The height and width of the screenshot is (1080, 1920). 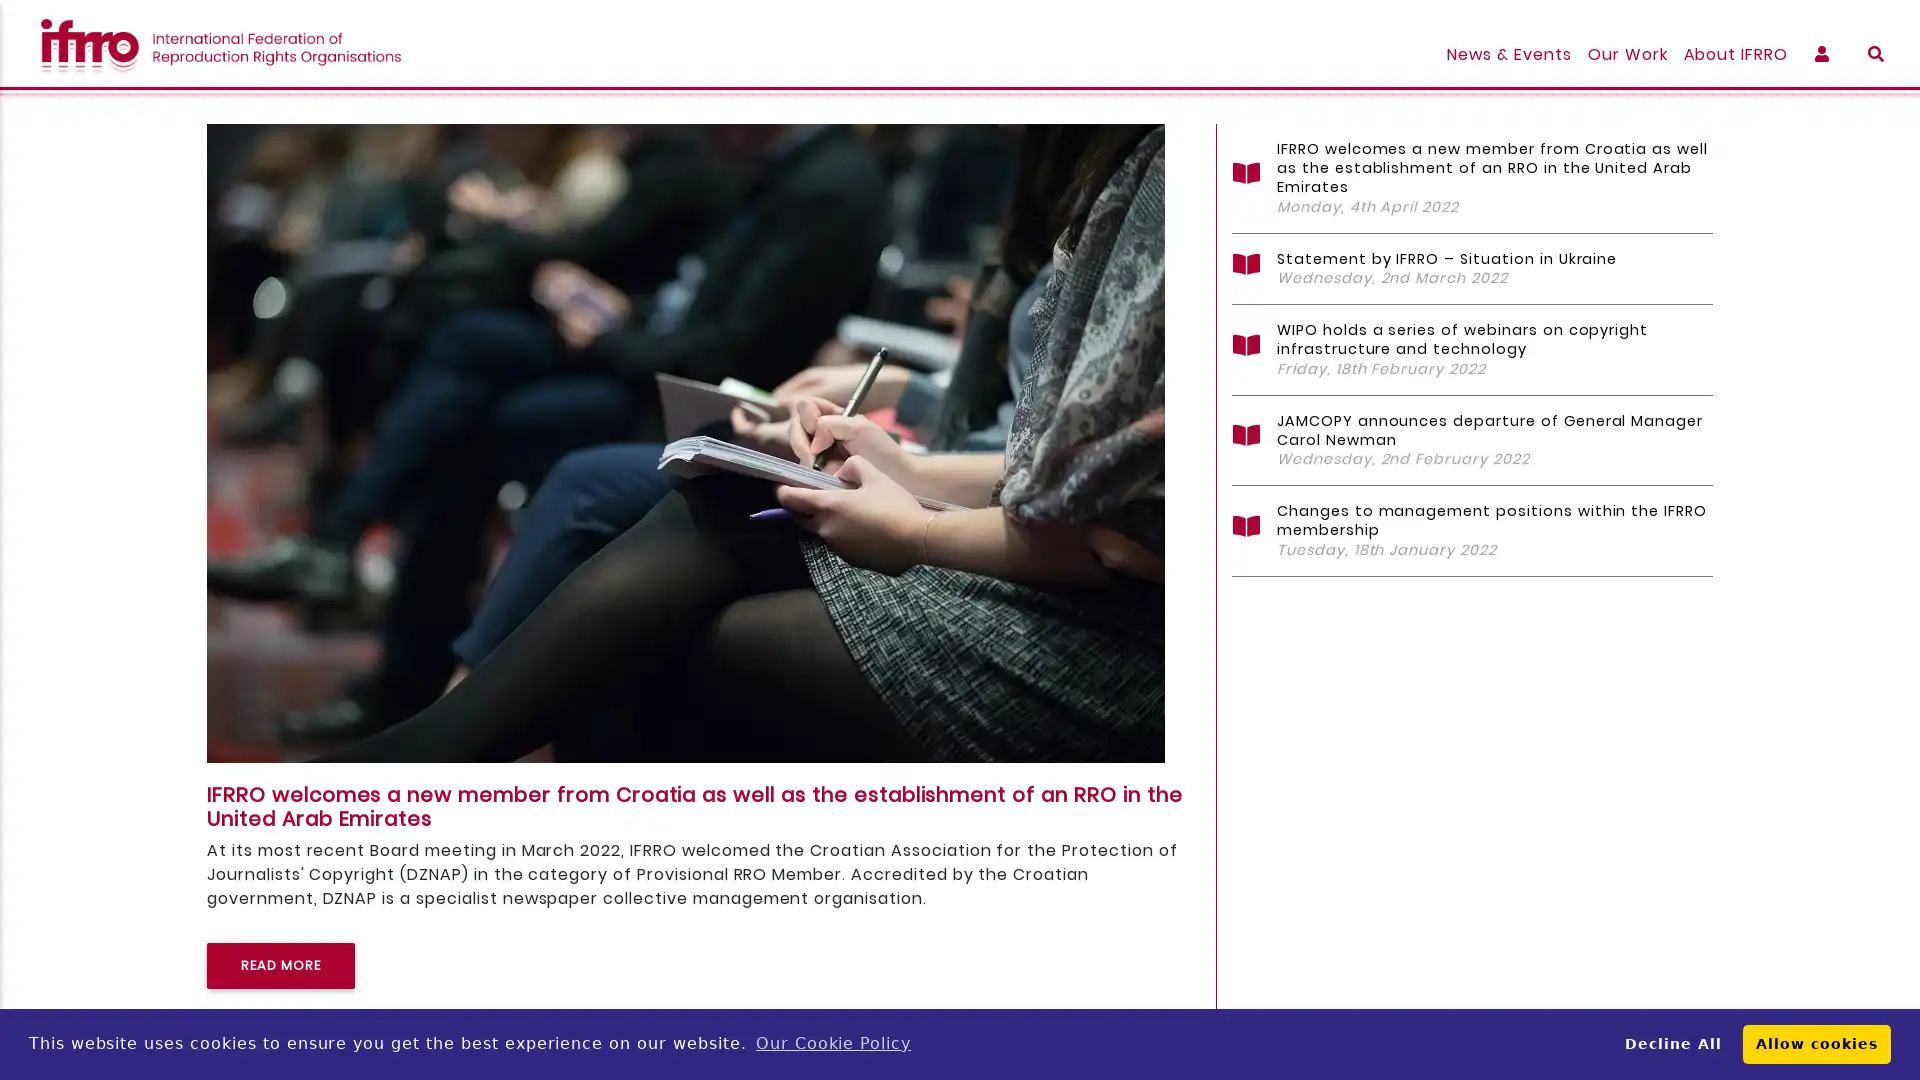 What do you see at coordinates (1673, 1043) in the screenshot?
I see `deny cookies` at bounding box center [1673, 1043].